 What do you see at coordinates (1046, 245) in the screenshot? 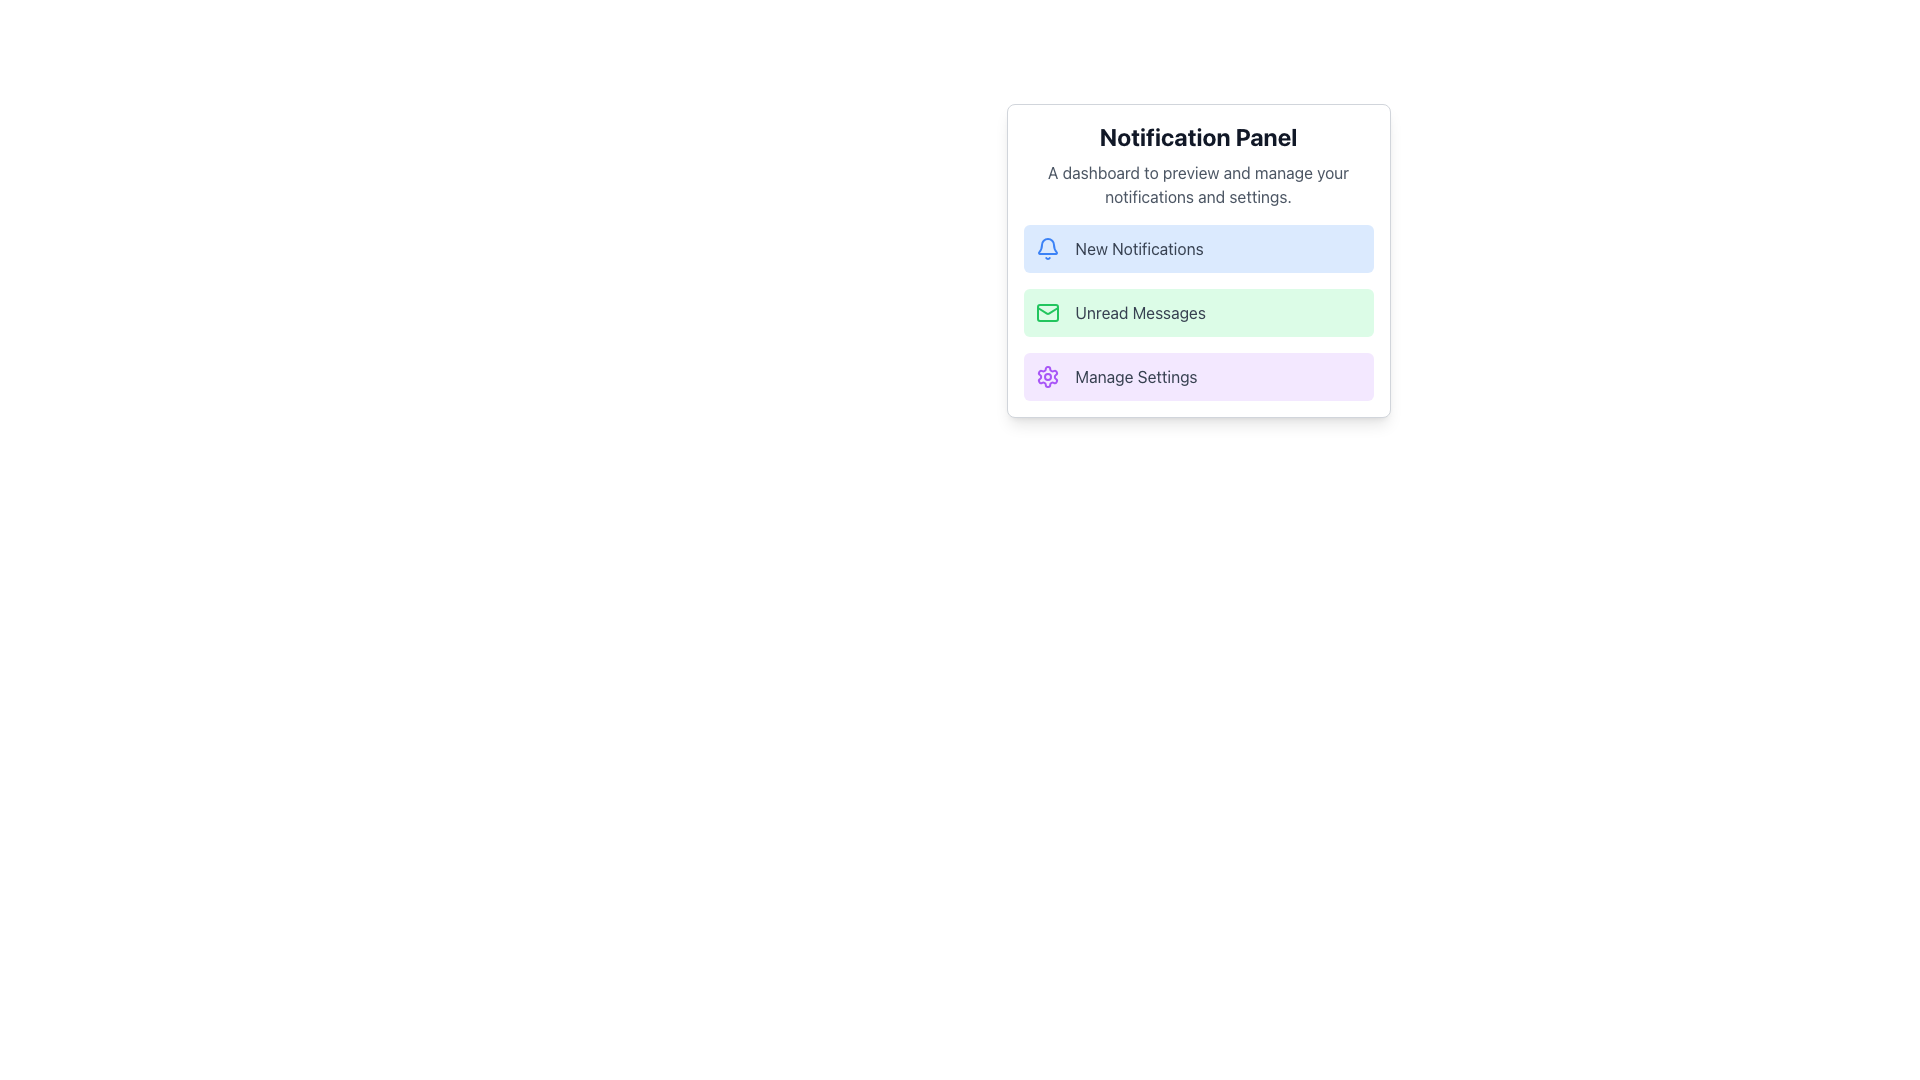
I see `the notification bell icon located in the notification panel, positioned to the left of the text 'New Notifications.'` at bounding box center [1046, 245].